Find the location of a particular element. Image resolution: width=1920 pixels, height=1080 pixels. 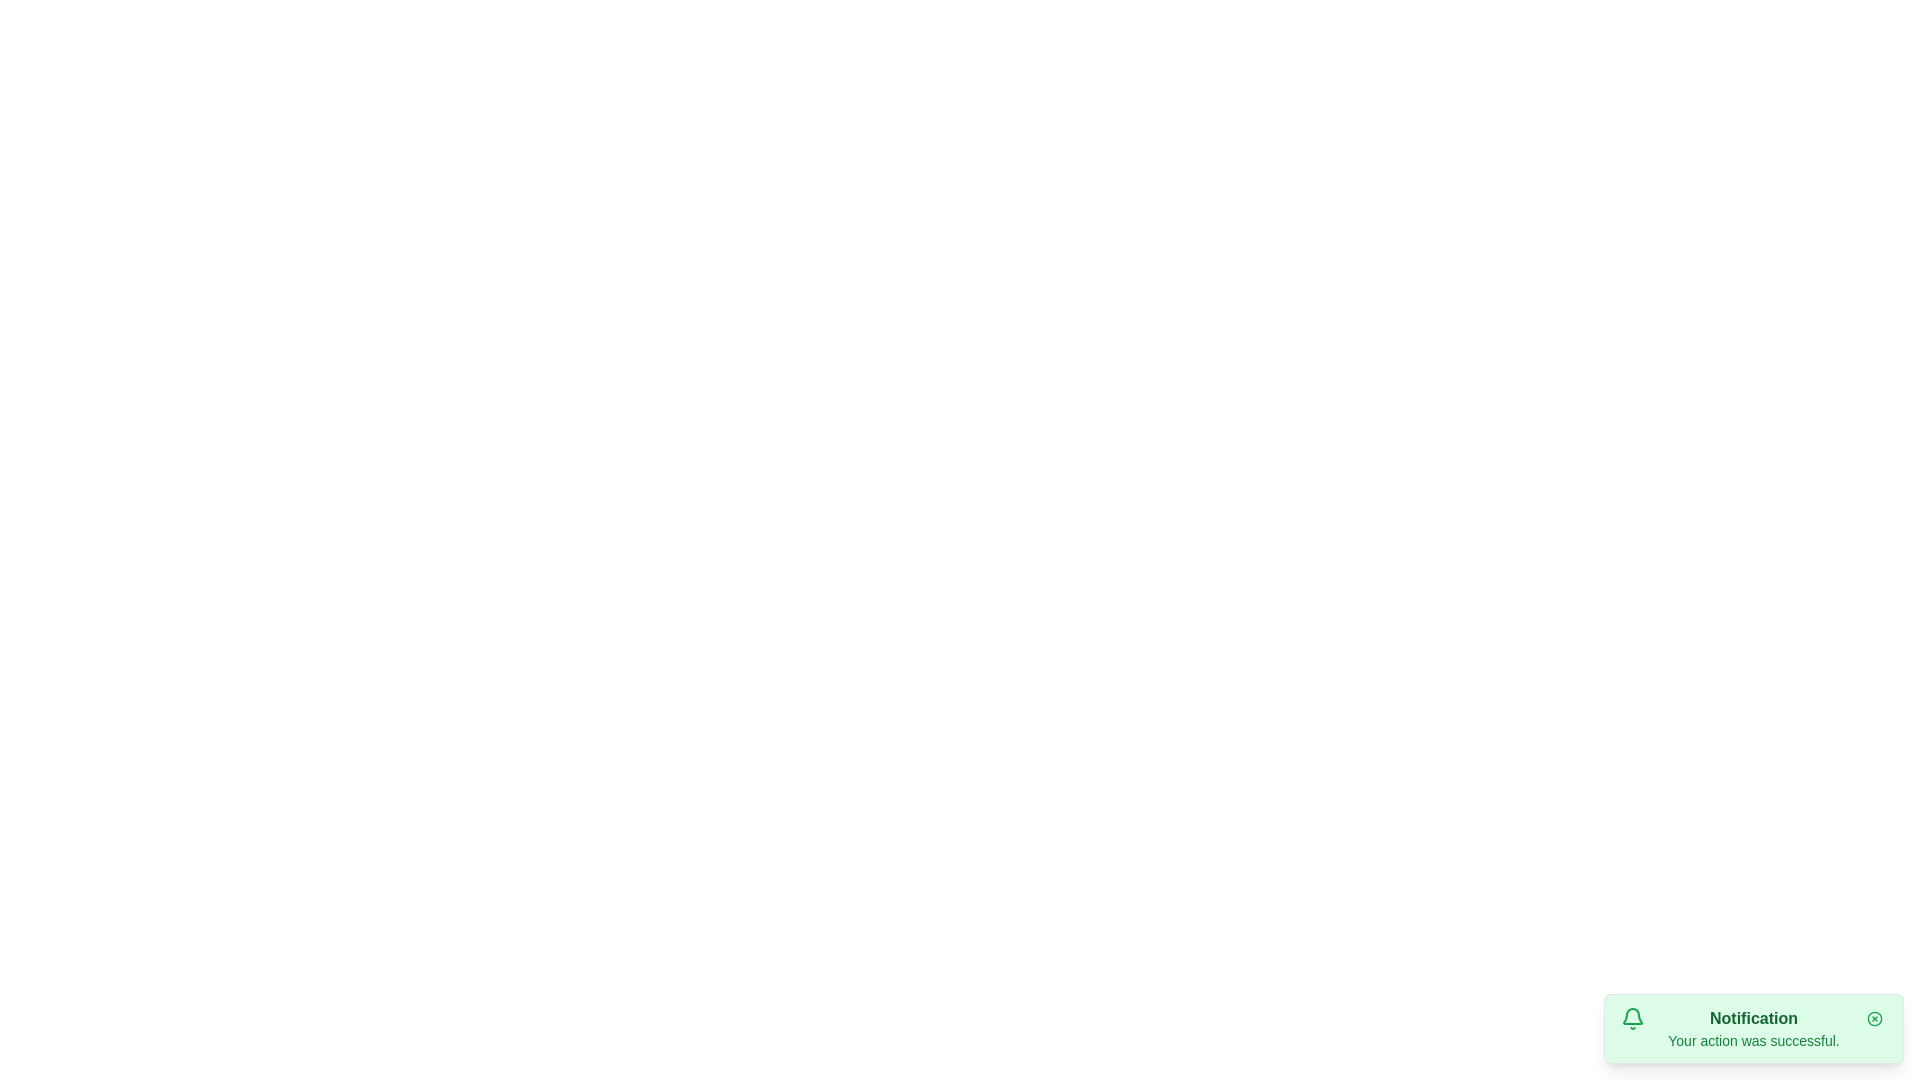

the close button of the snackbar notification to dismiss it is located at coordinates (1874, 1018).